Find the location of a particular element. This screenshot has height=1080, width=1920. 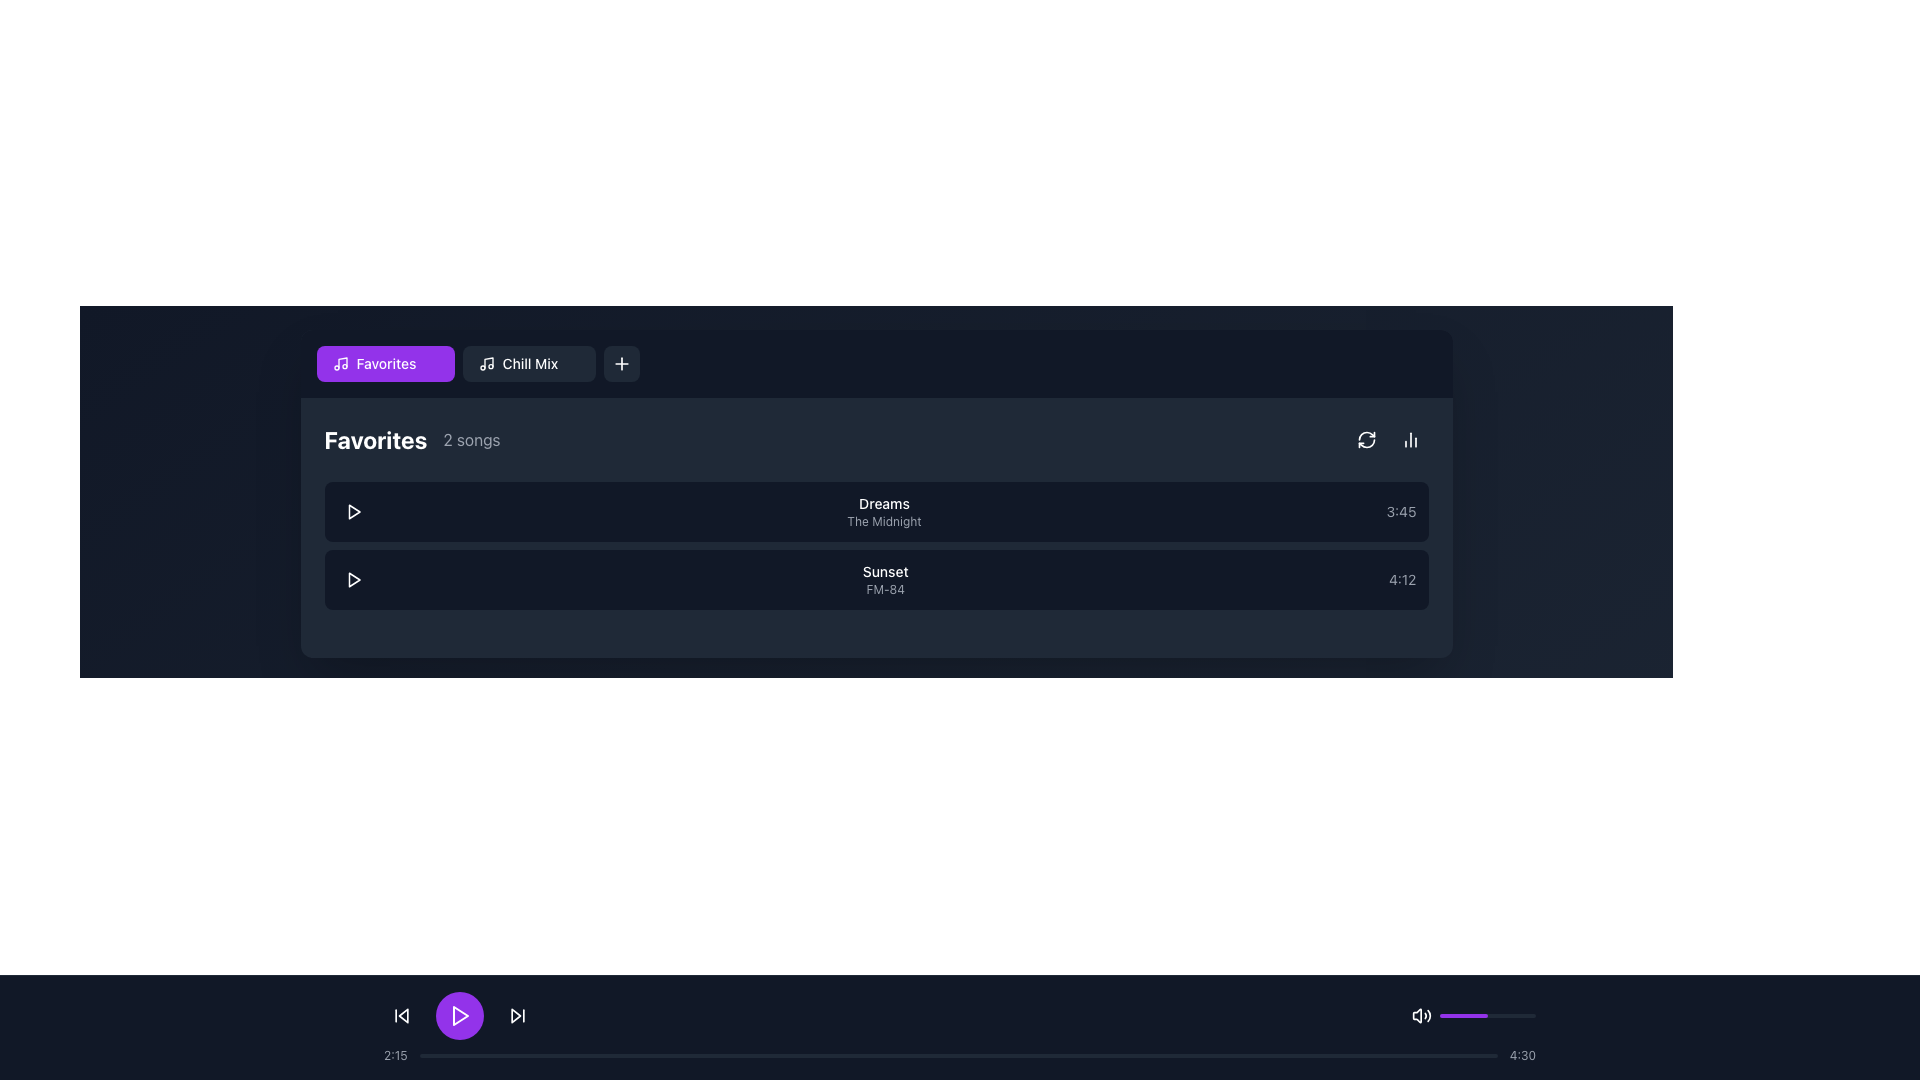

the progress bar is located at coordinates (1163, 1055).